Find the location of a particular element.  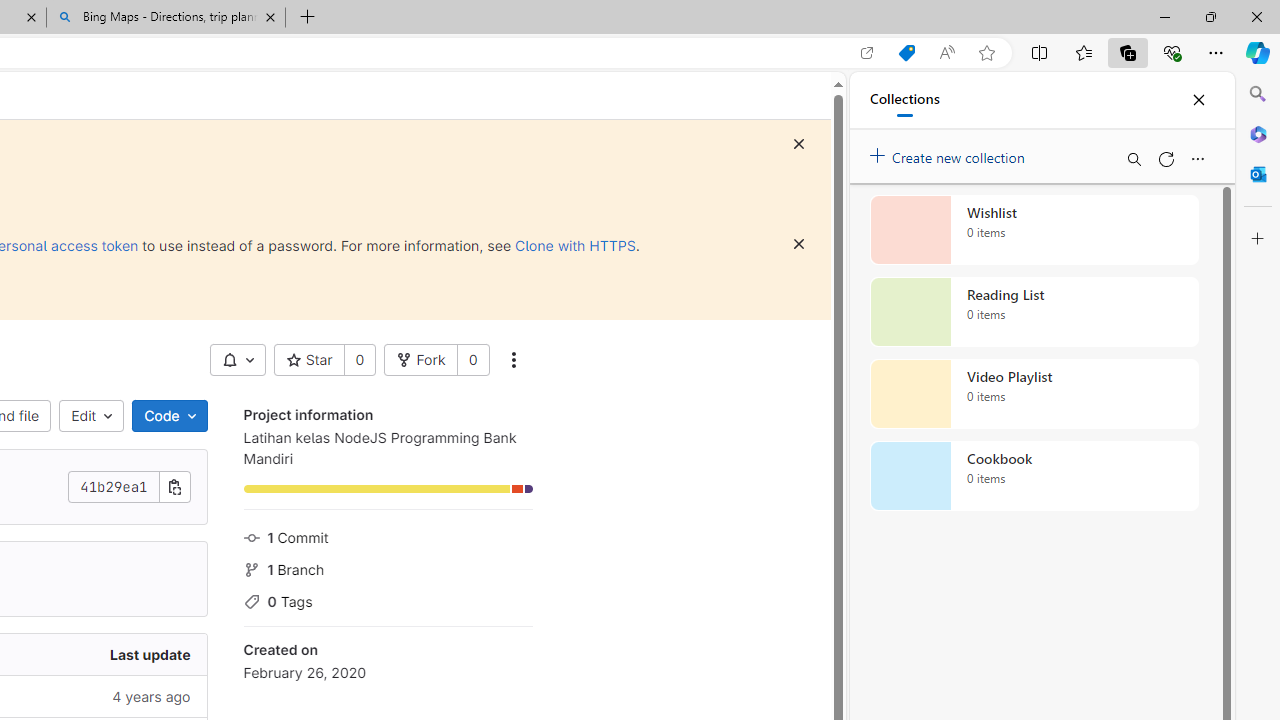

'Cookbook collection, 0 items' is located at coordinates (1034, 475).